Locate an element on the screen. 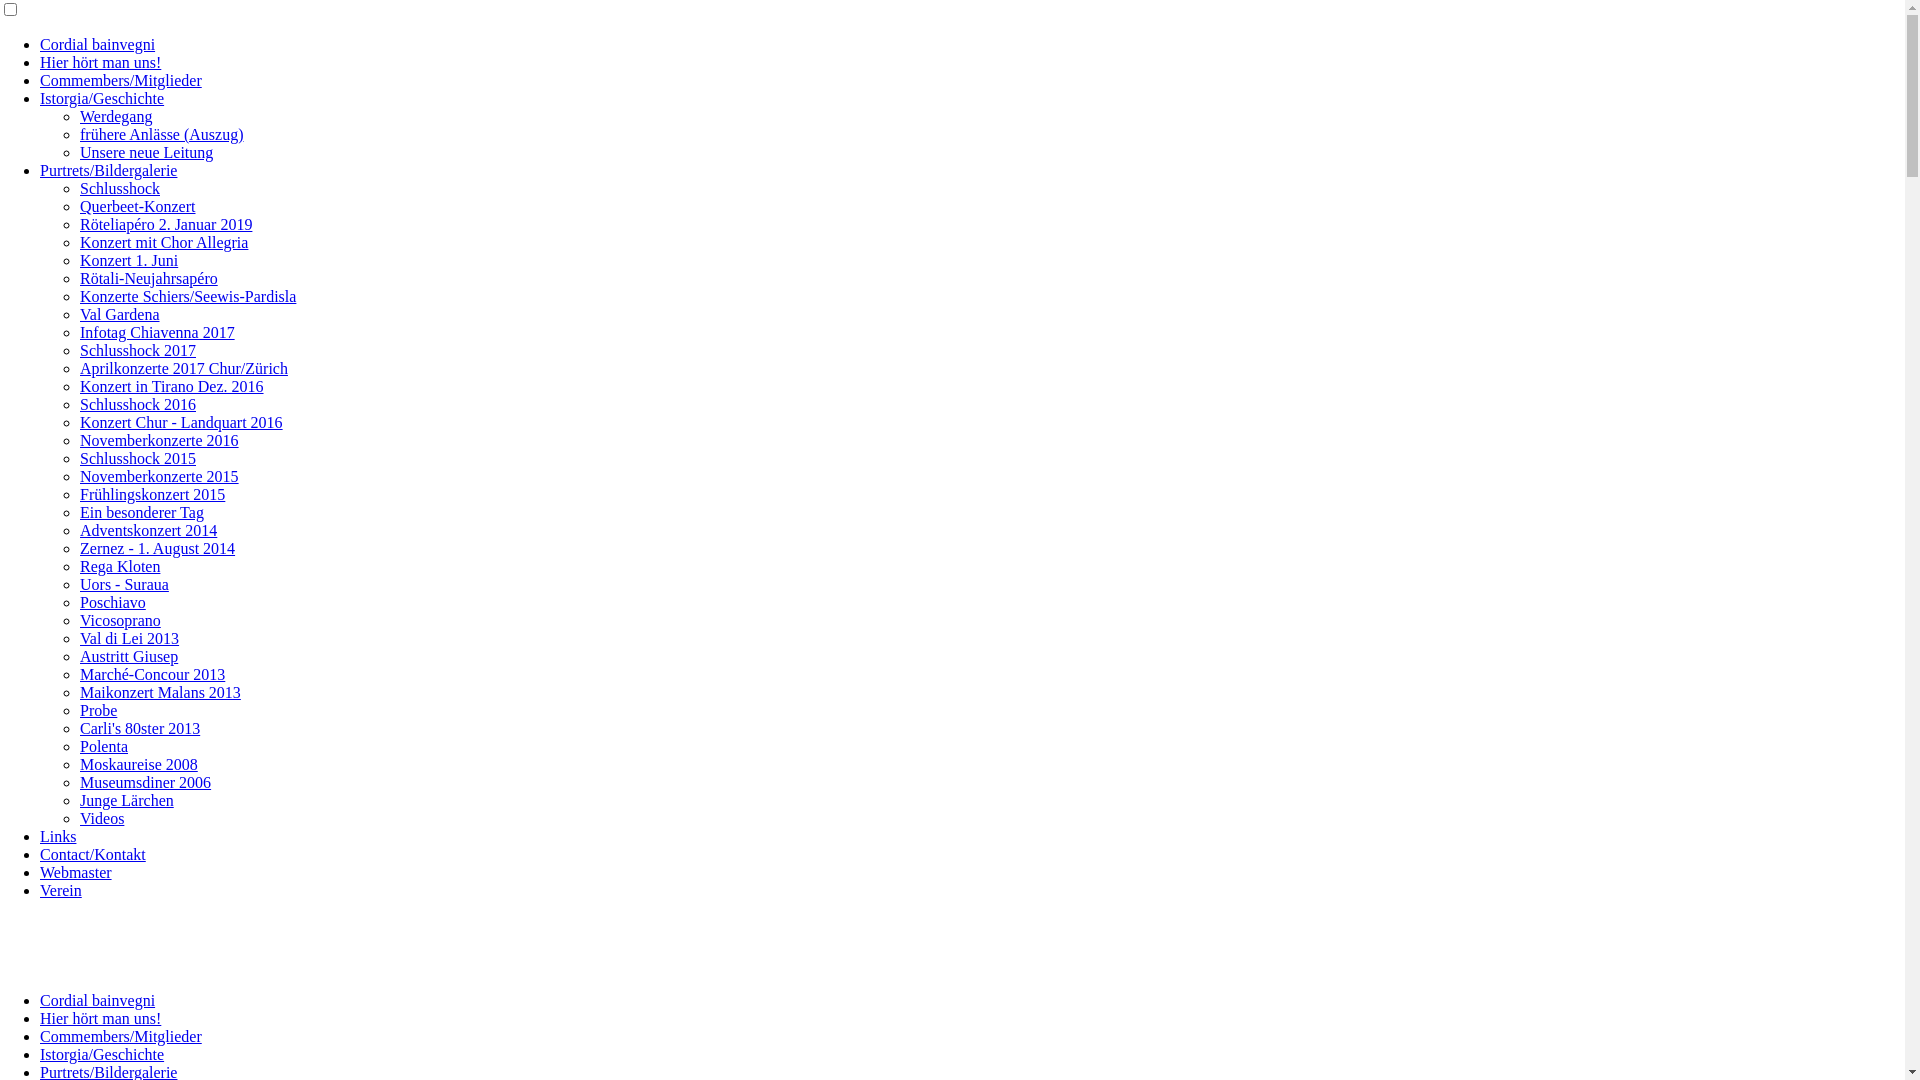 The width and height of the screenshot is (1920, 1080). 'Verein' is located at coordinates (61, 889).